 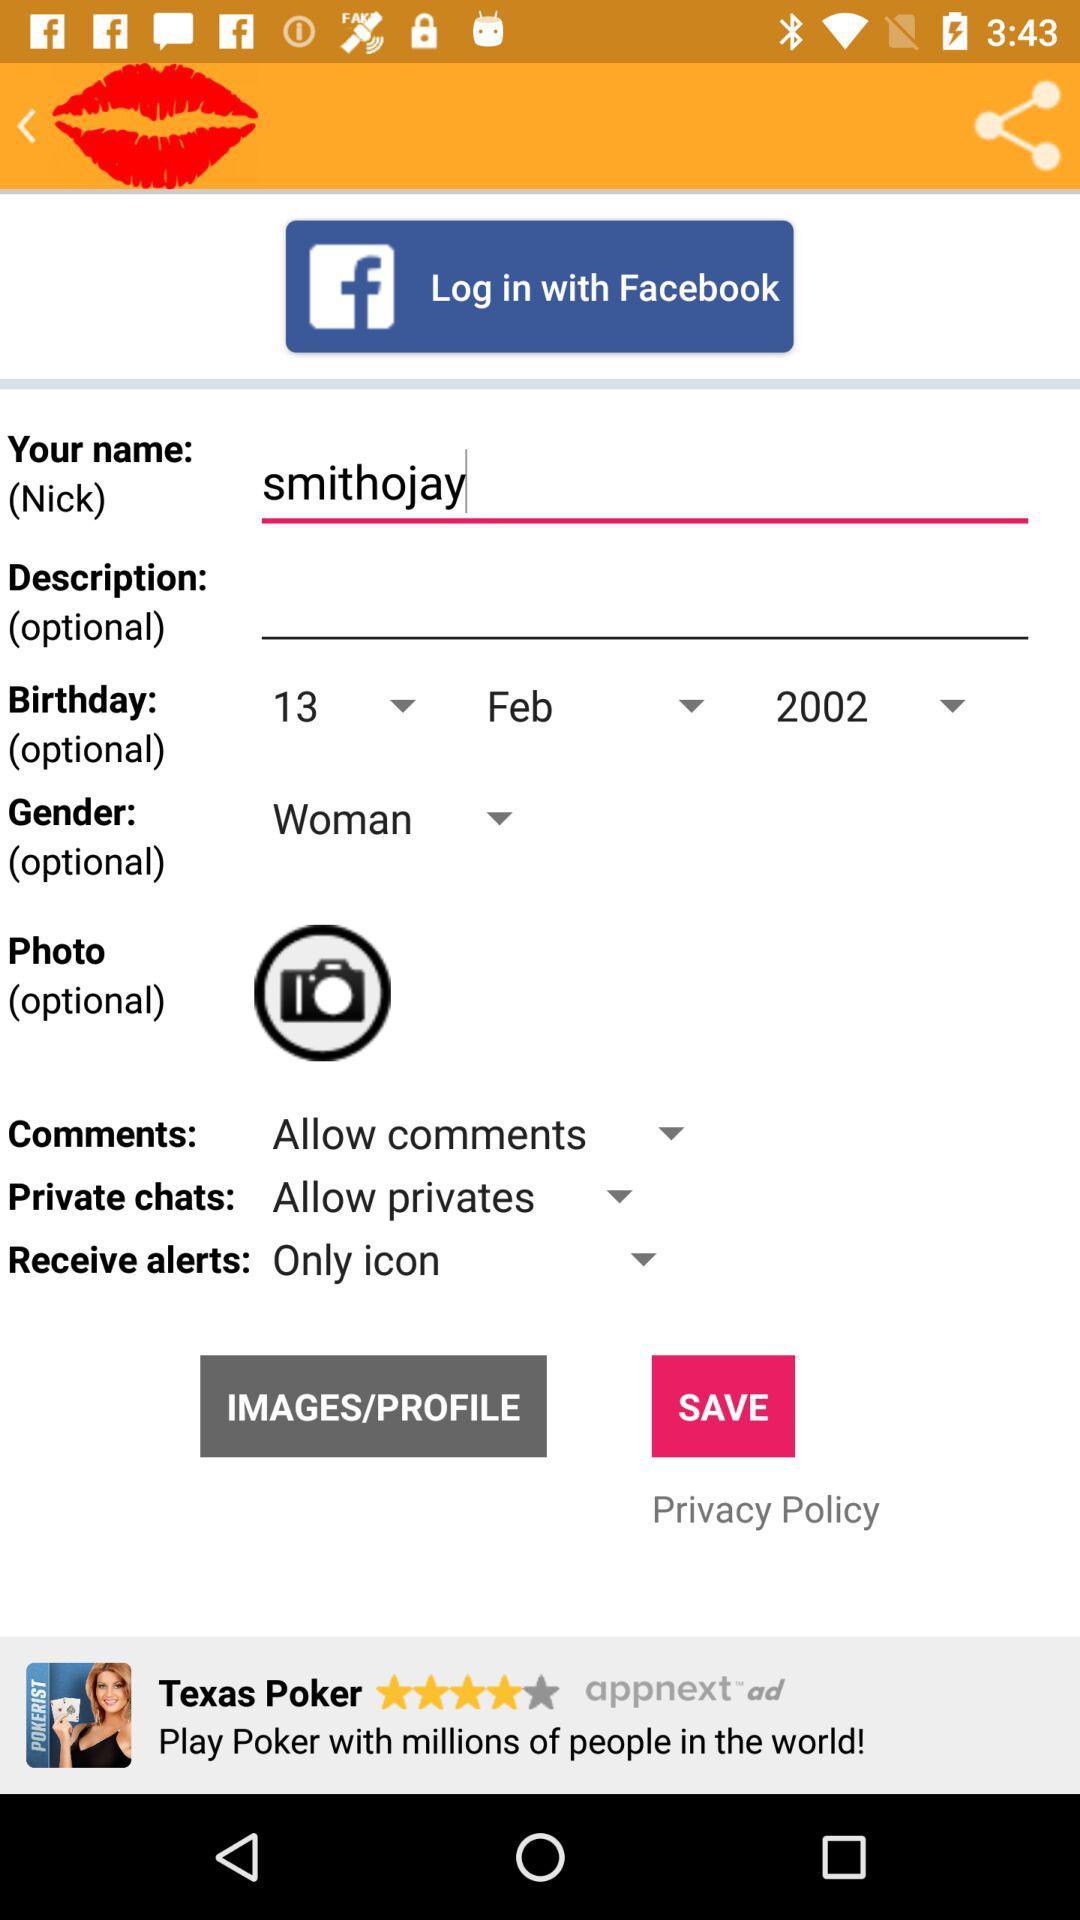 I want to click on share the article, so click(x=1017, y=124).